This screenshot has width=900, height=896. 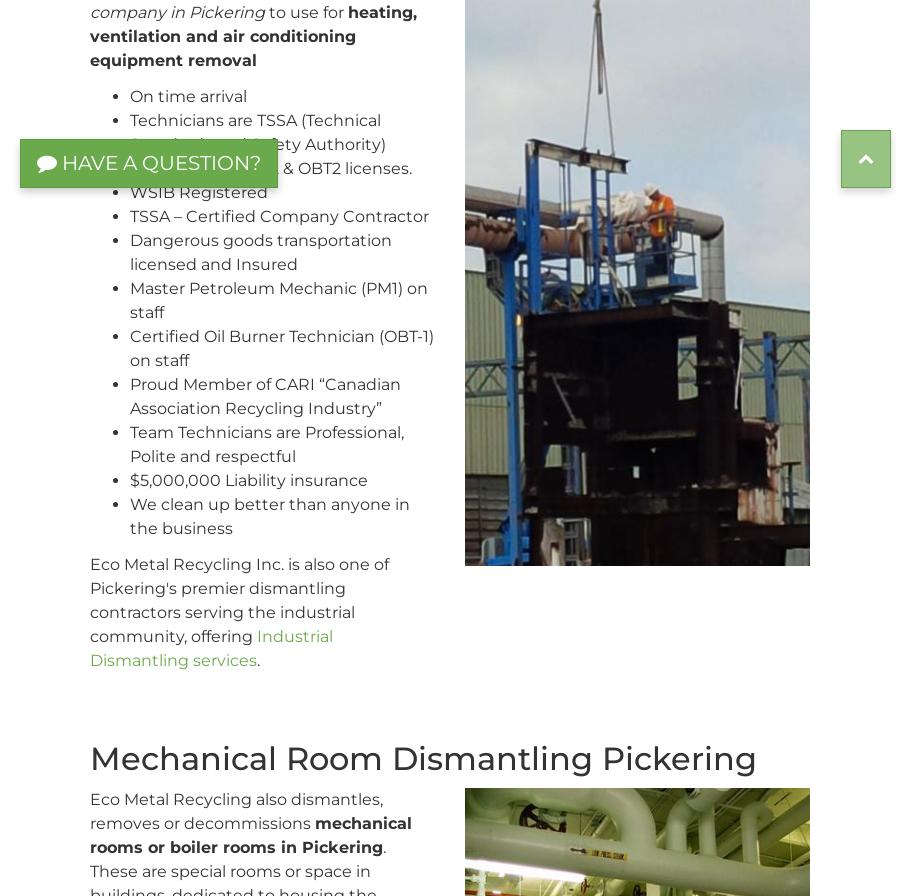 What do you see at coordinates (278, 299) in the screenshot?
I see `'Master Petroleum Mechanic (PM1) on staff'` at bounding box center [278, 299].